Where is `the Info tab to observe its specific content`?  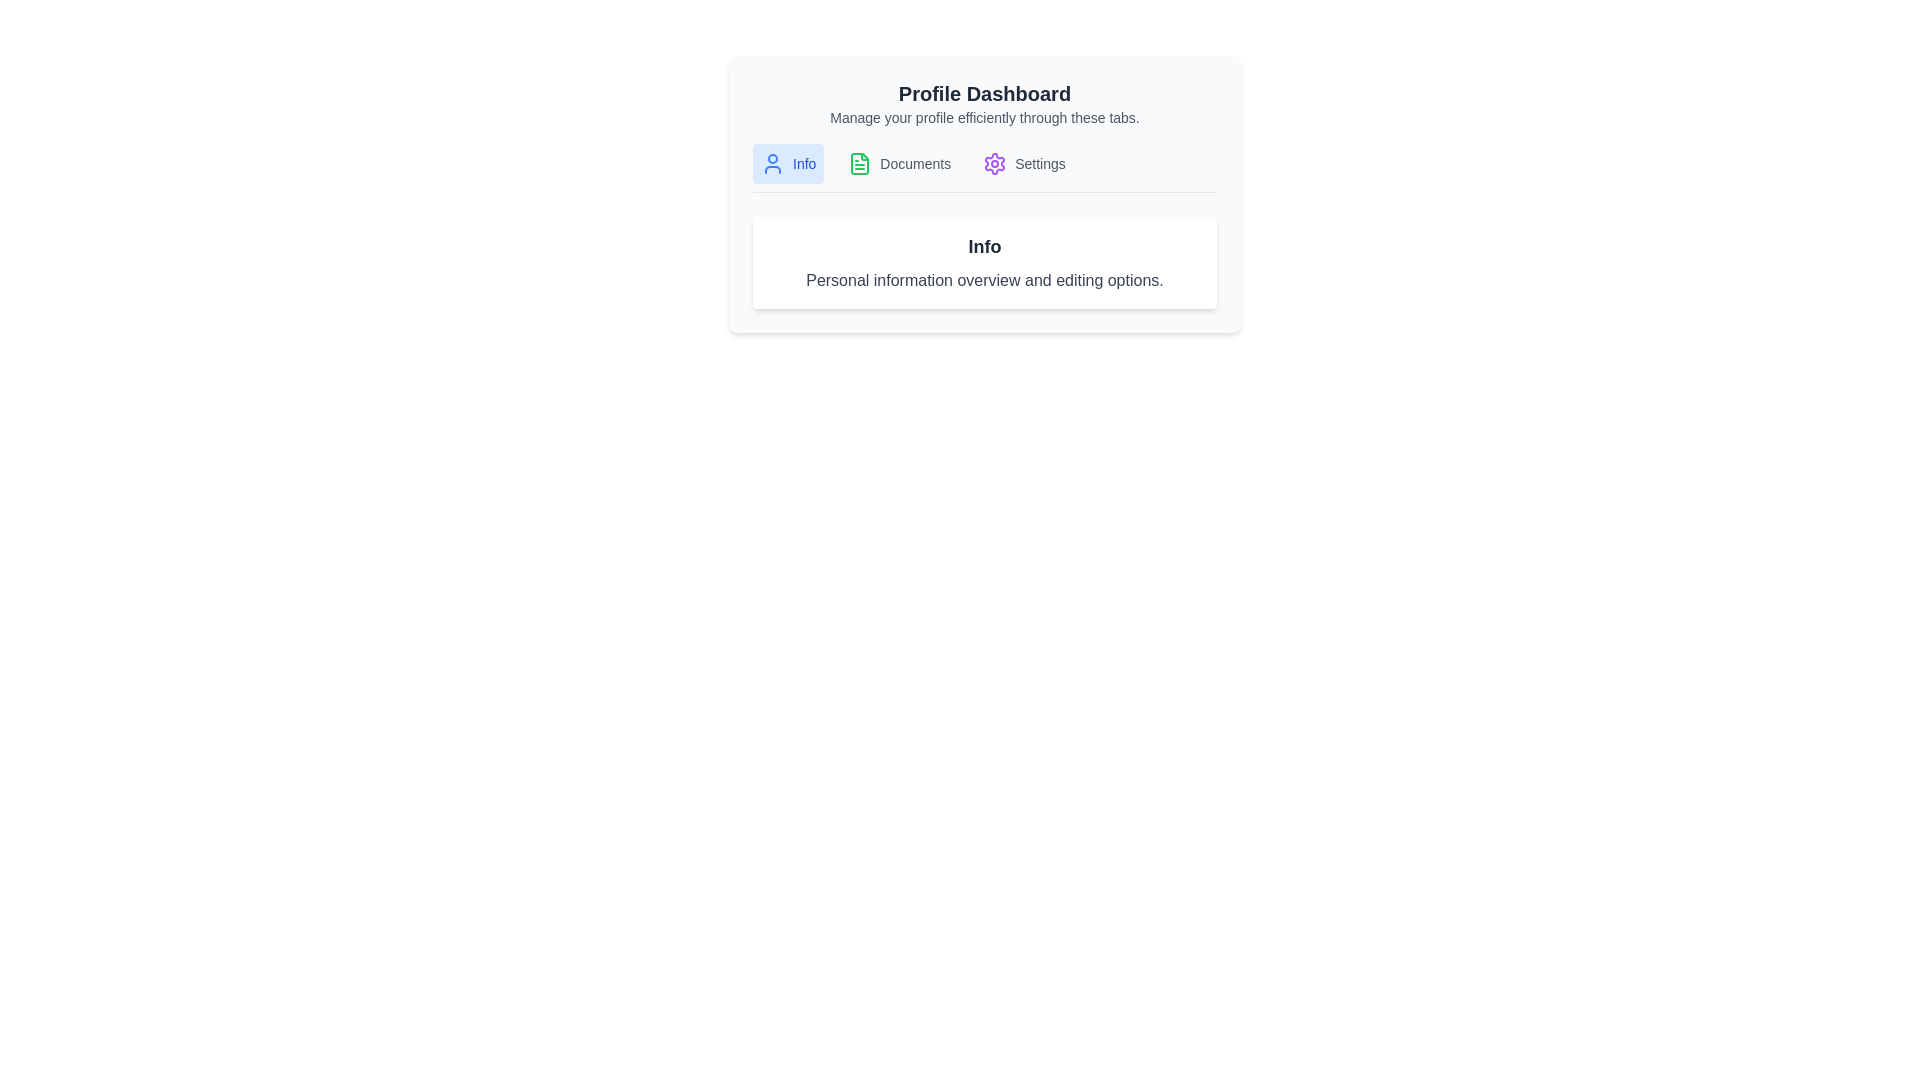
the Info tab to observe its specific content is located at coordinates (786, 163).